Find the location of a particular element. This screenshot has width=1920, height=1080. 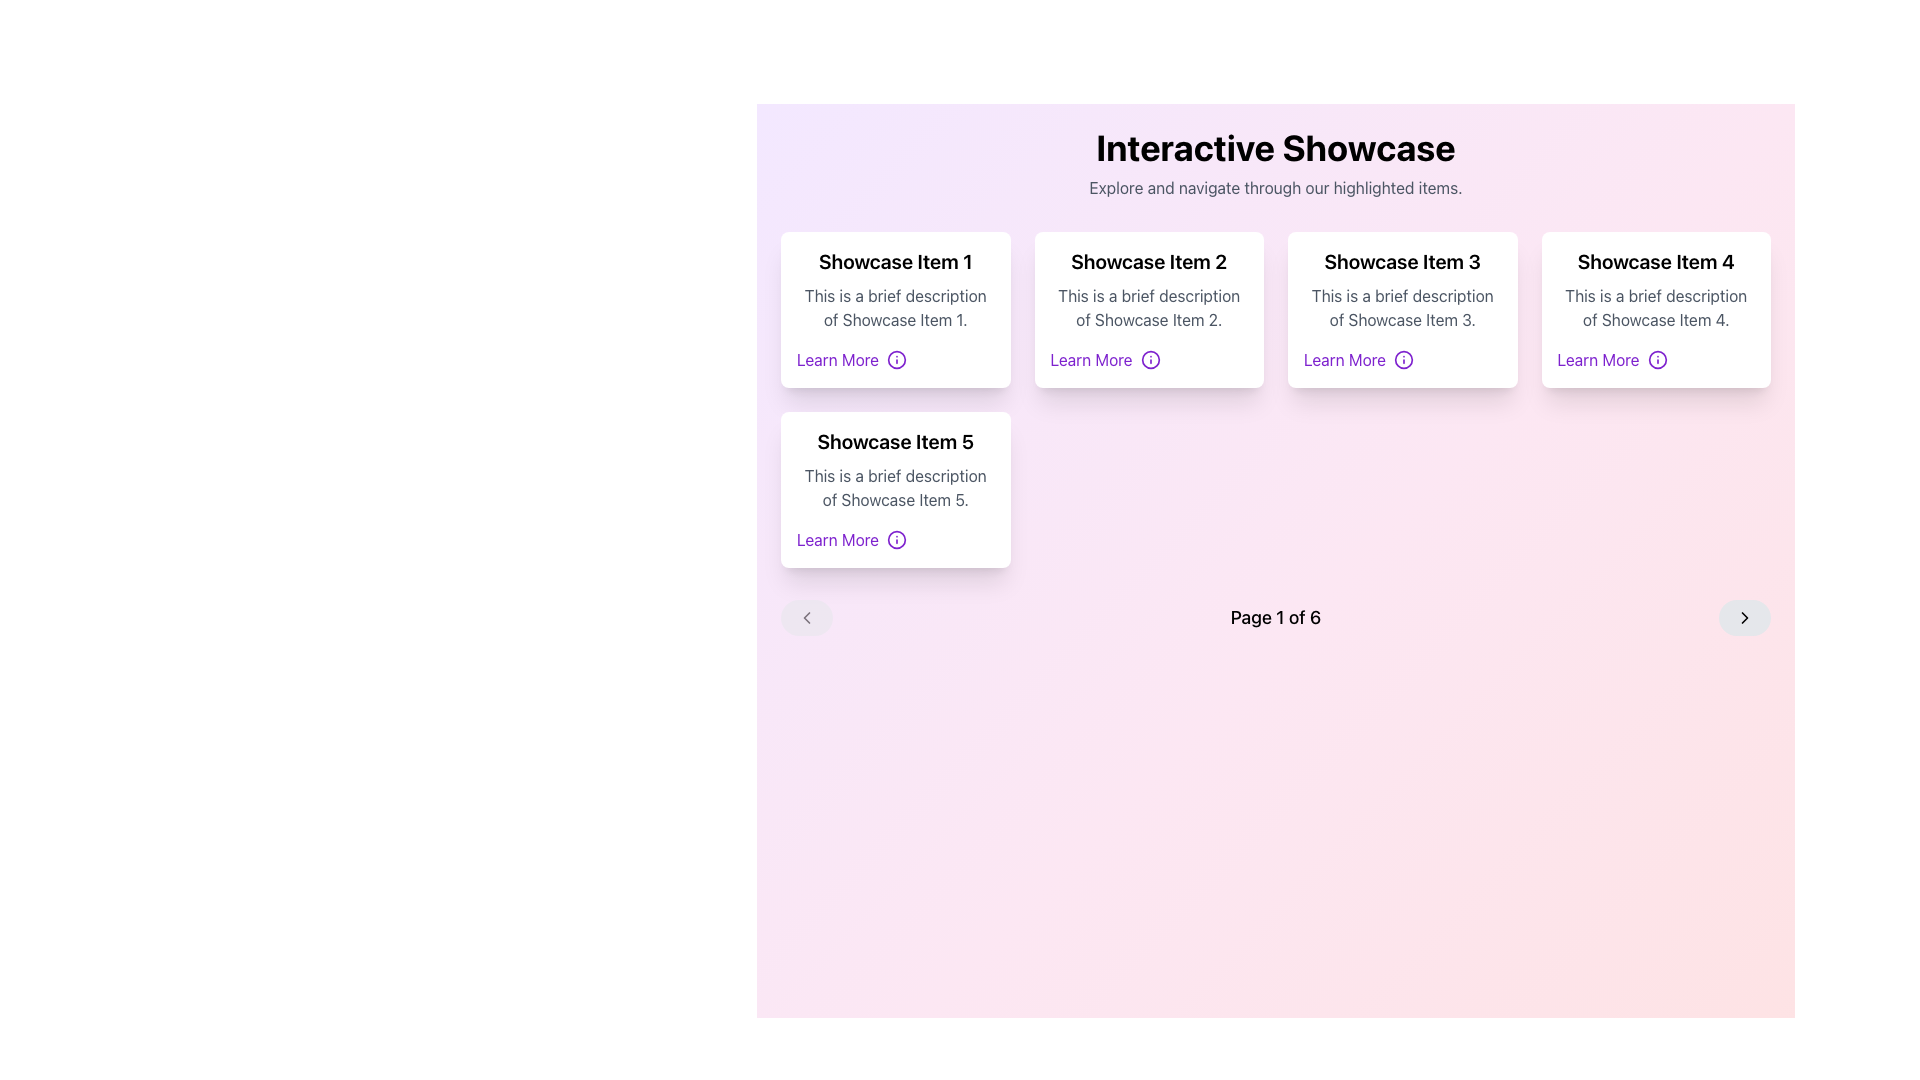

the hyperlink located at the bottom section of the card labeled 'Showcase Item 5' is located at coordinates (894, 540).